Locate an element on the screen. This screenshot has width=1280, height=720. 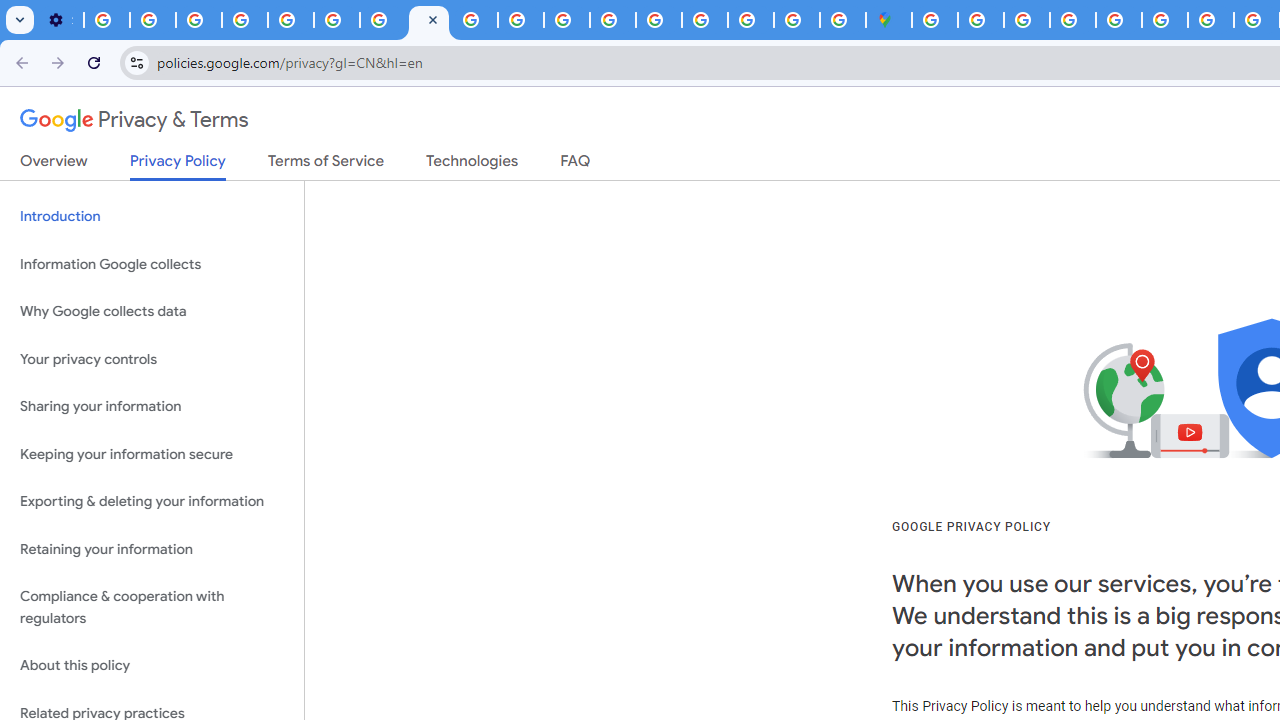
'Information Google collects' is located at coordinates (151, 263).